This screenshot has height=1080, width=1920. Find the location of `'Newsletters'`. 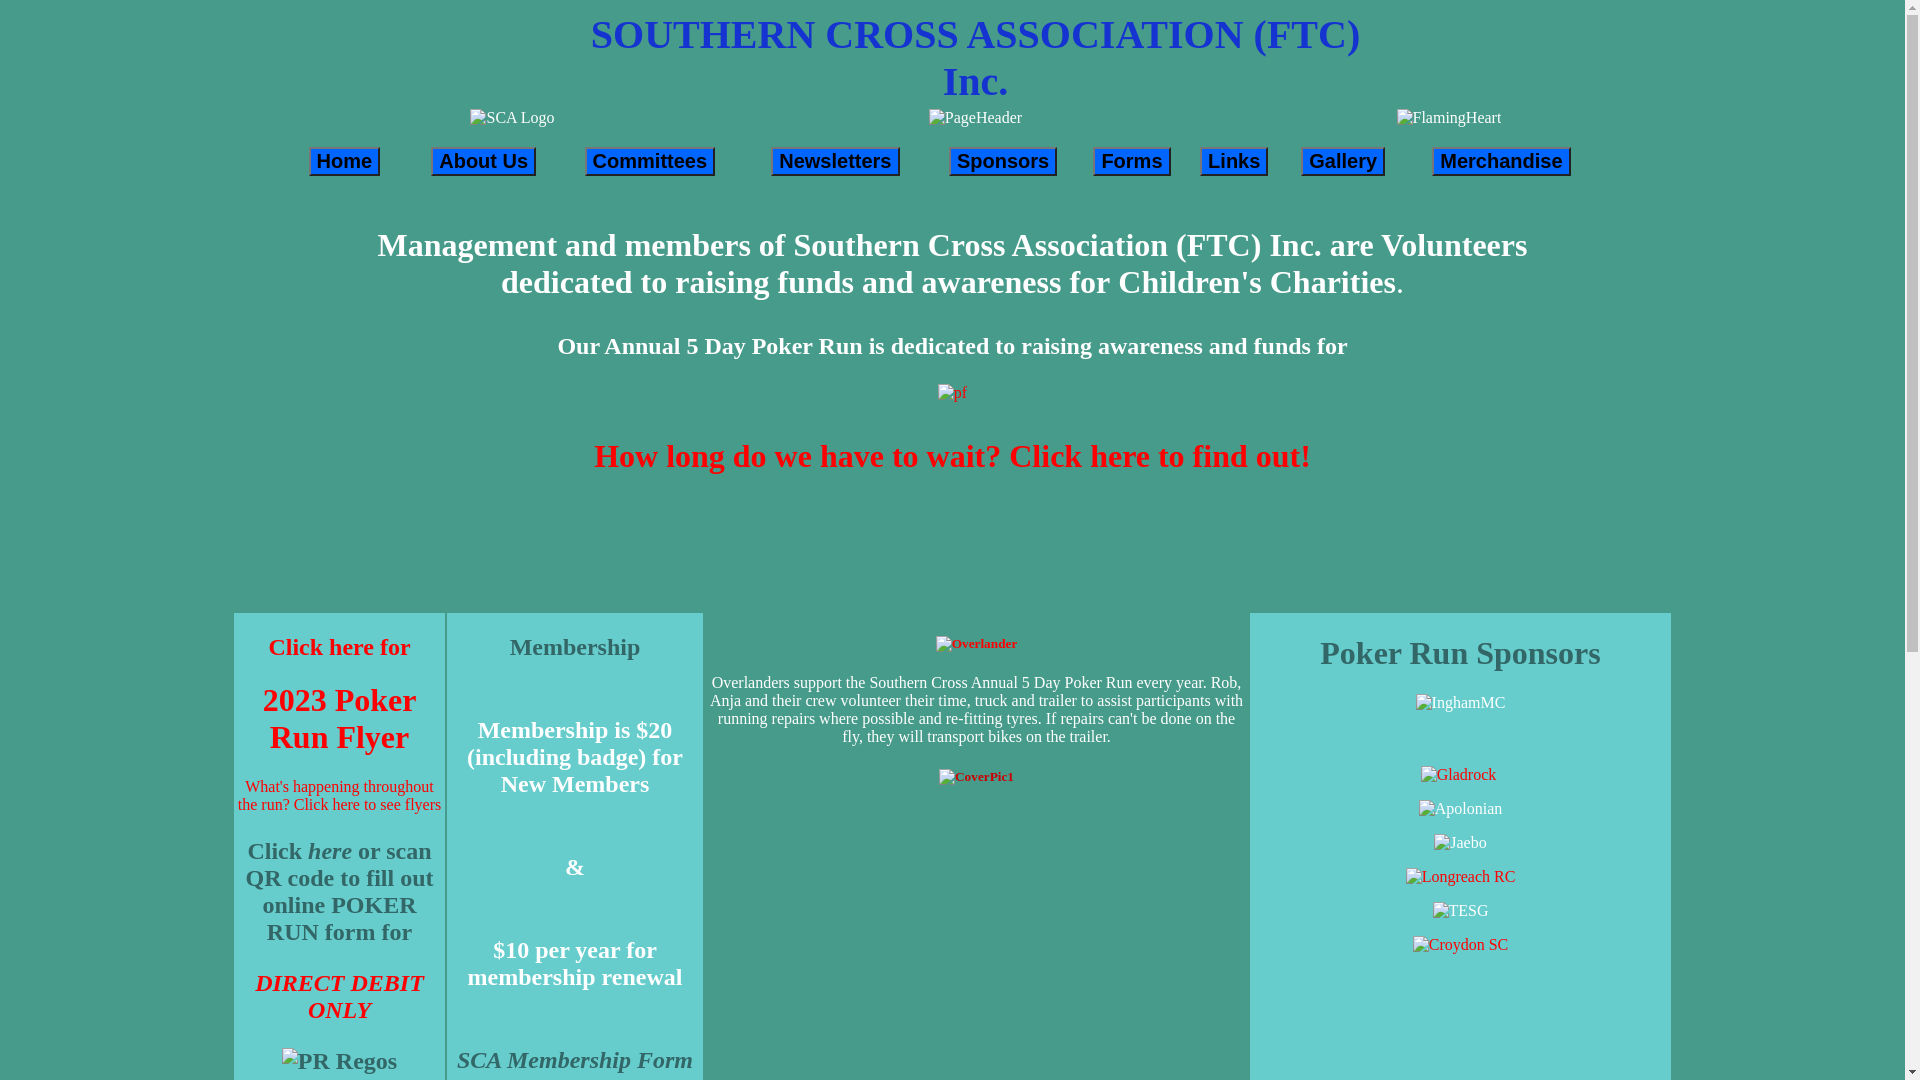

'Newsletters' is located at coordinates (835, 159).